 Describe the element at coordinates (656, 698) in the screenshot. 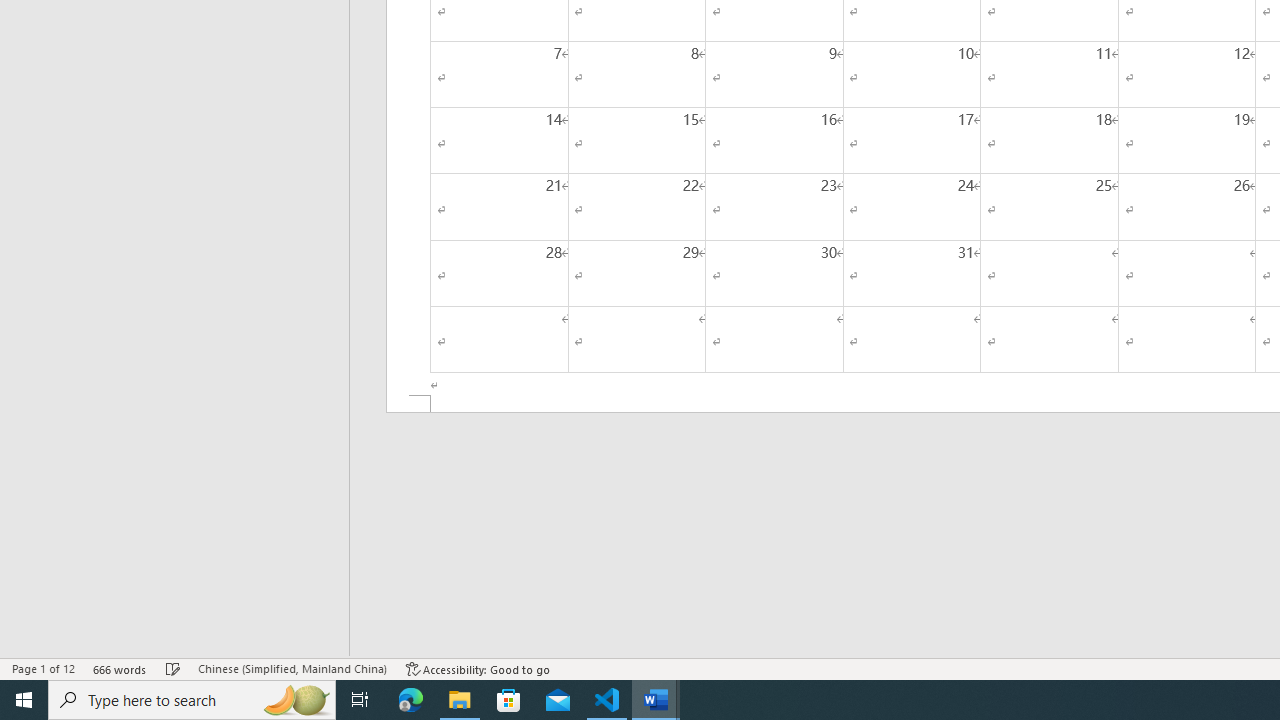

I see `'Word - 2 running windows'` at that location.